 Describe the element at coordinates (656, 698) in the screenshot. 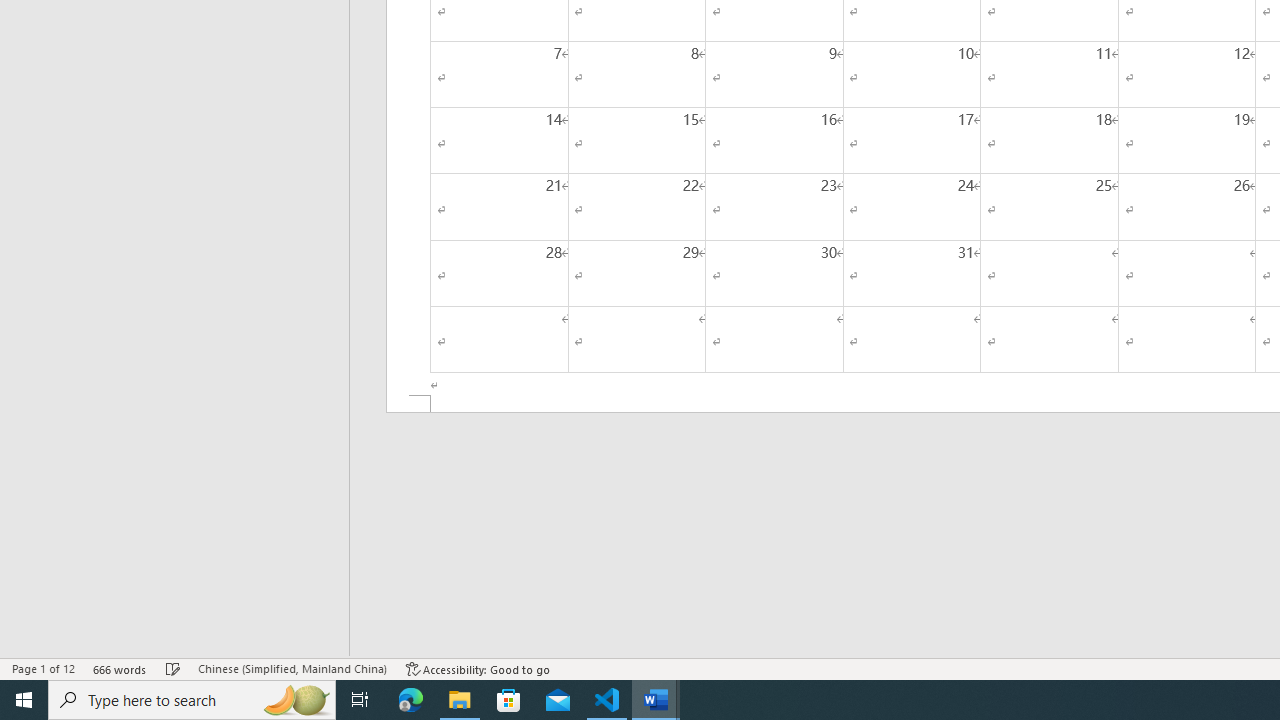

I see `'Word - 2 running windows'` at that location.